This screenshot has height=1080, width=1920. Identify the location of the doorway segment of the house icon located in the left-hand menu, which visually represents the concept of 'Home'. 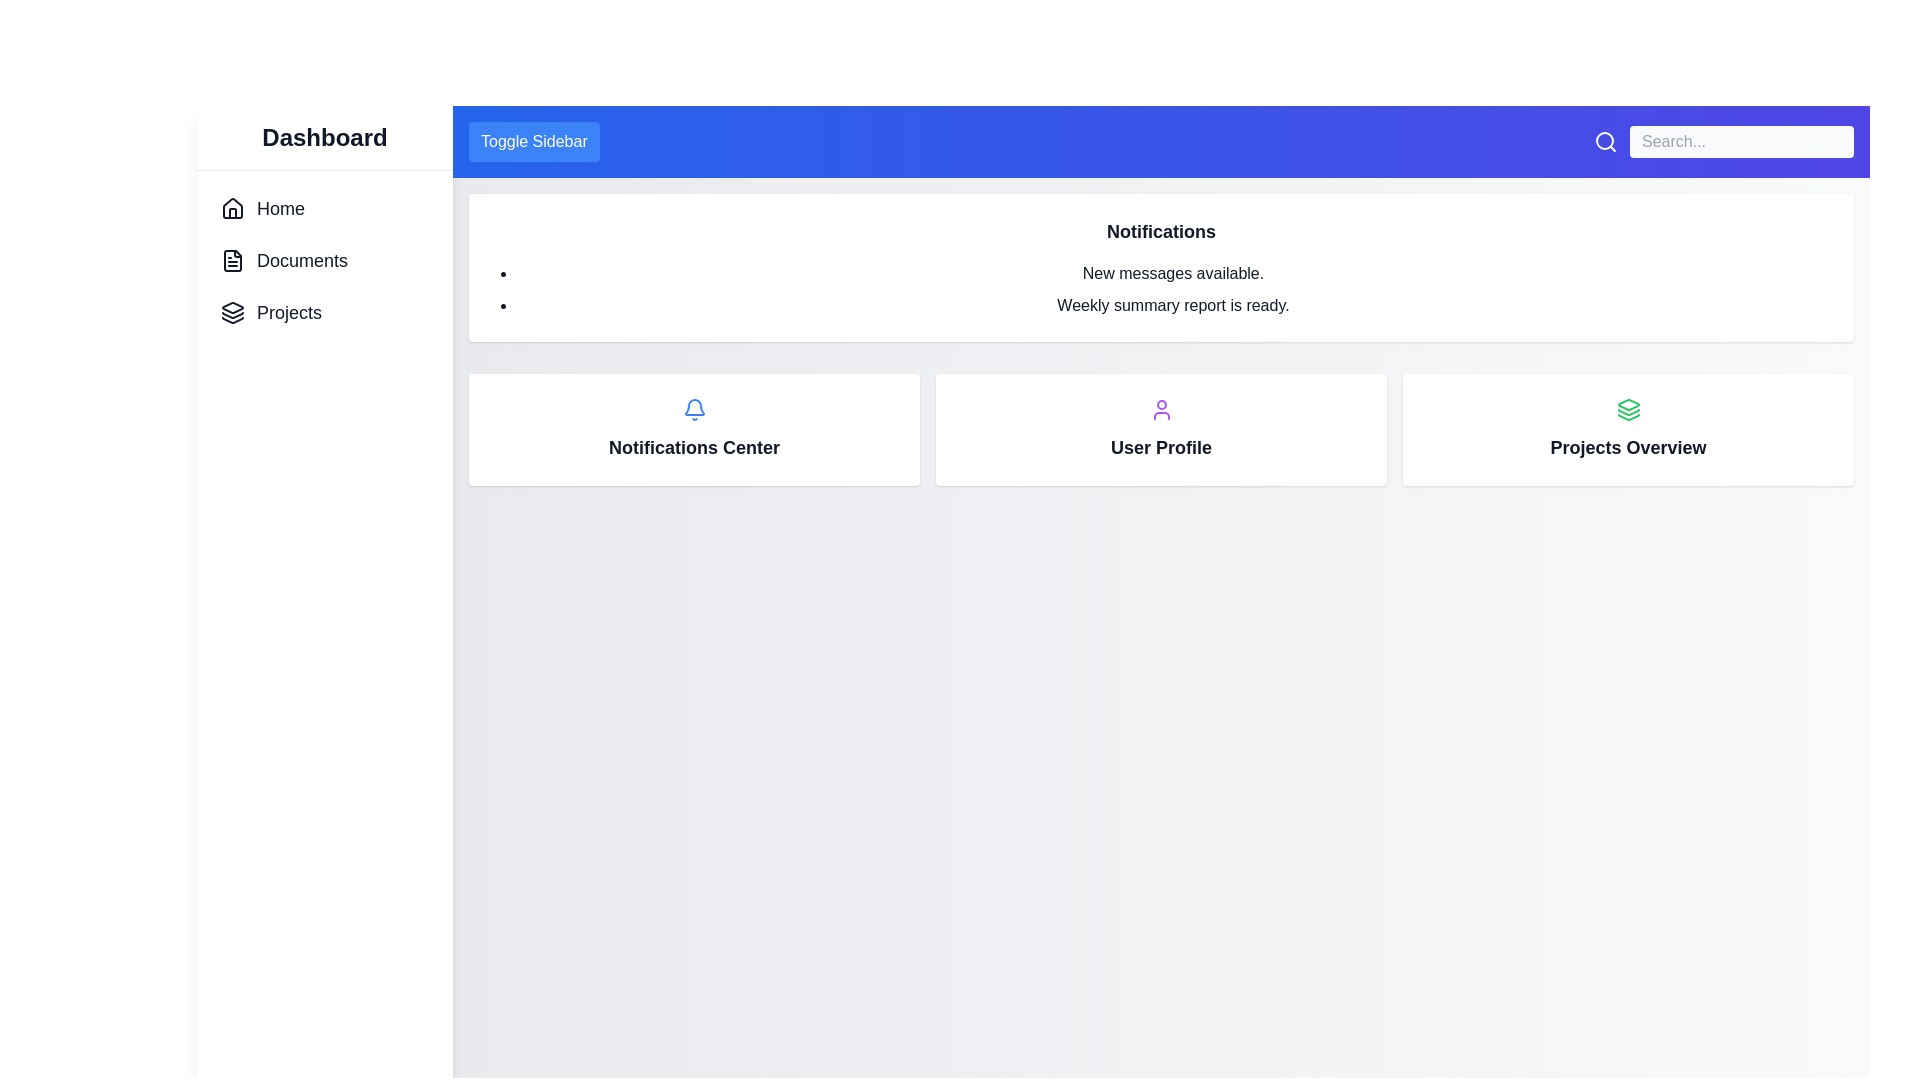
(233, 213).